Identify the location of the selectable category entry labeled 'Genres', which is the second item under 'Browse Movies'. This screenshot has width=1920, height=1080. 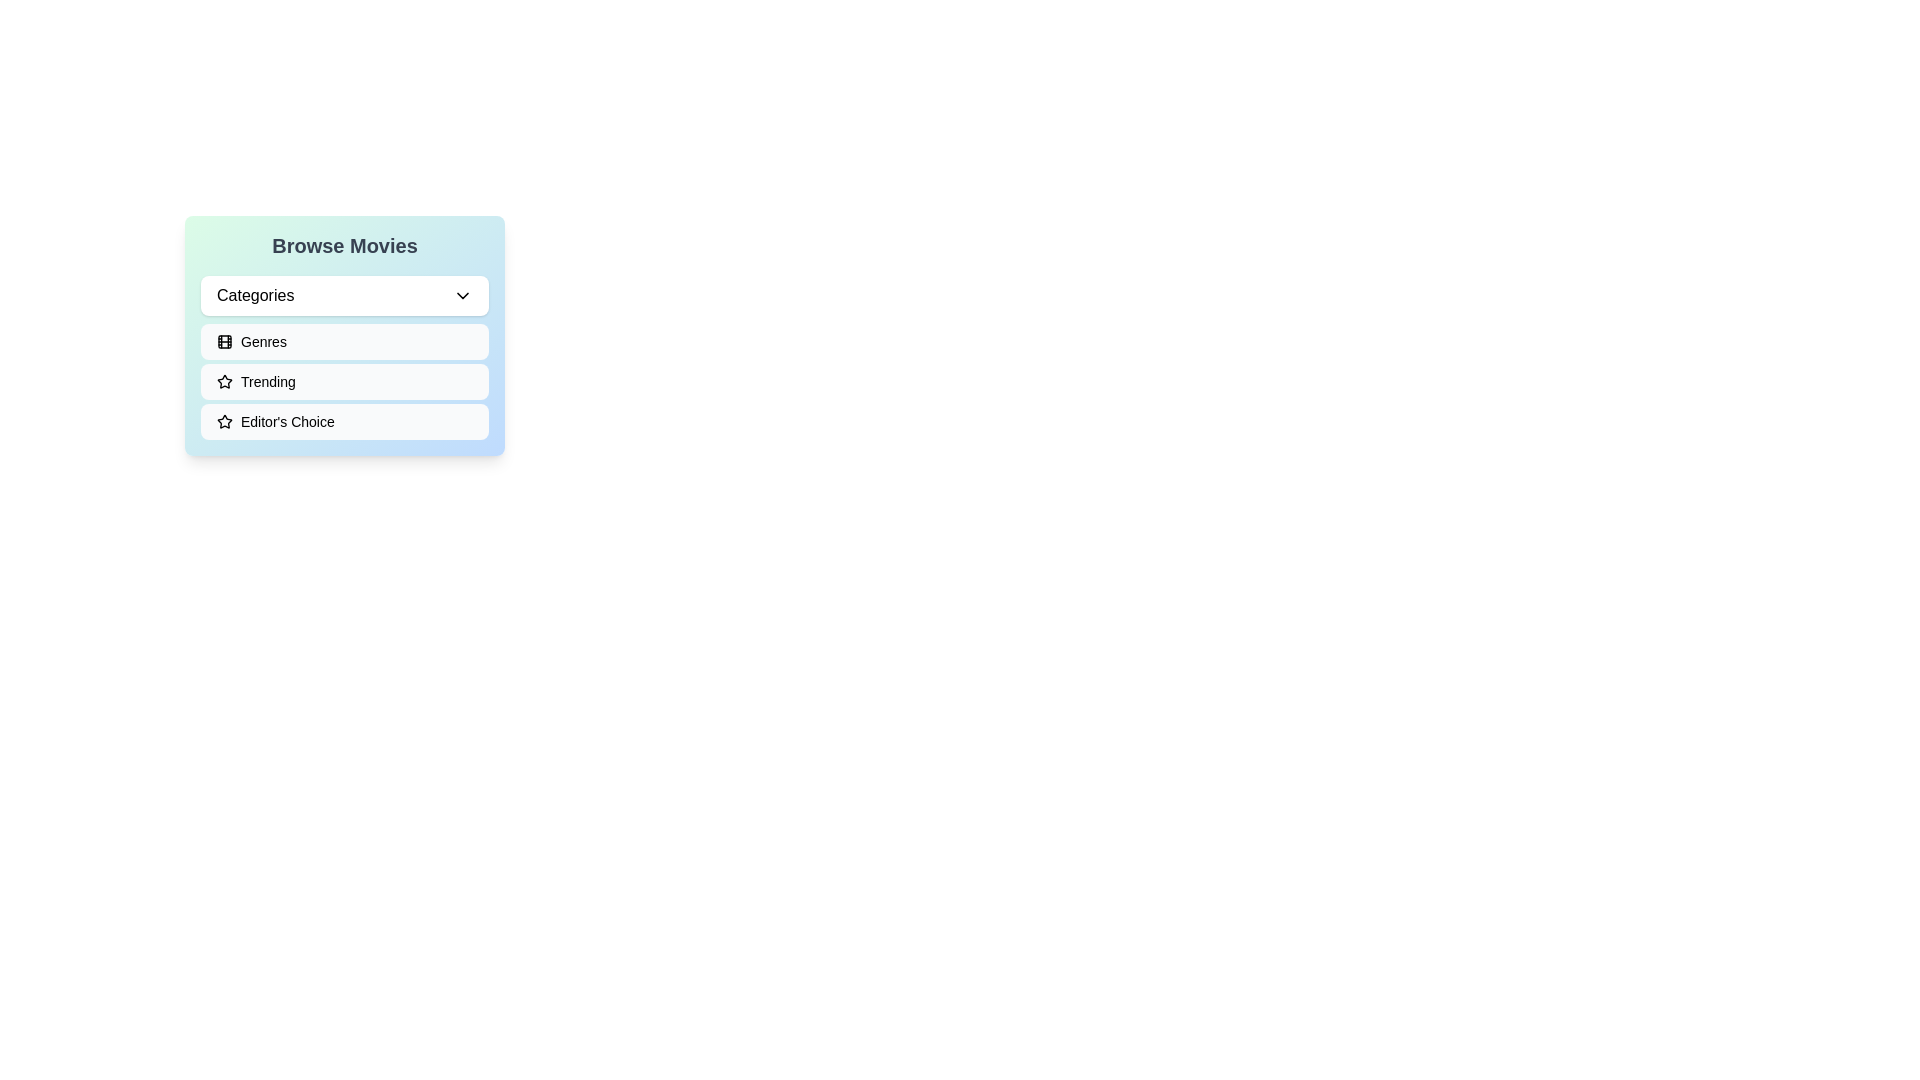
(345, 357).